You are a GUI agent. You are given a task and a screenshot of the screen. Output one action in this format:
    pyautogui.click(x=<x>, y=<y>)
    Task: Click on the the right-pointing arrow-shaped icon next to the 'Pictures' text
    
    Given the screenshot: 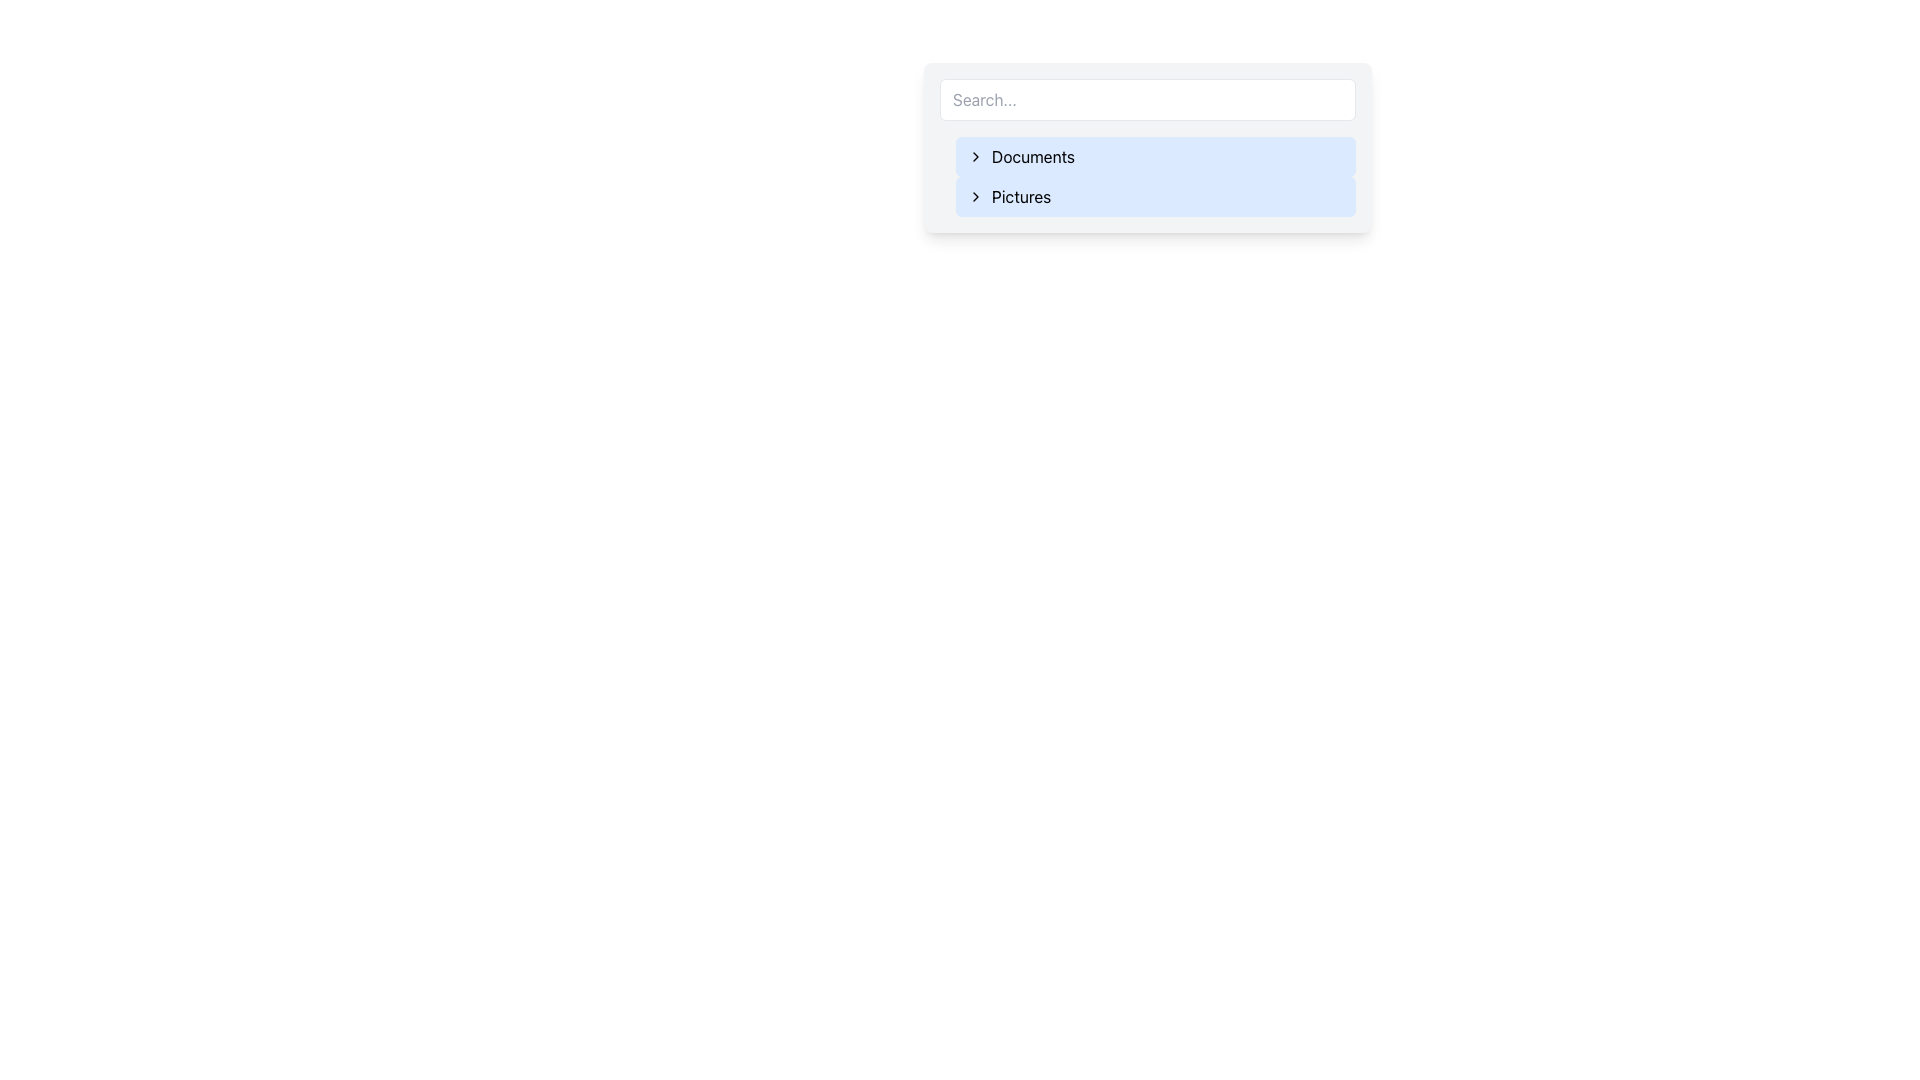 What is the action you would take?
    pyautogui.click(x=975, y=196)
    